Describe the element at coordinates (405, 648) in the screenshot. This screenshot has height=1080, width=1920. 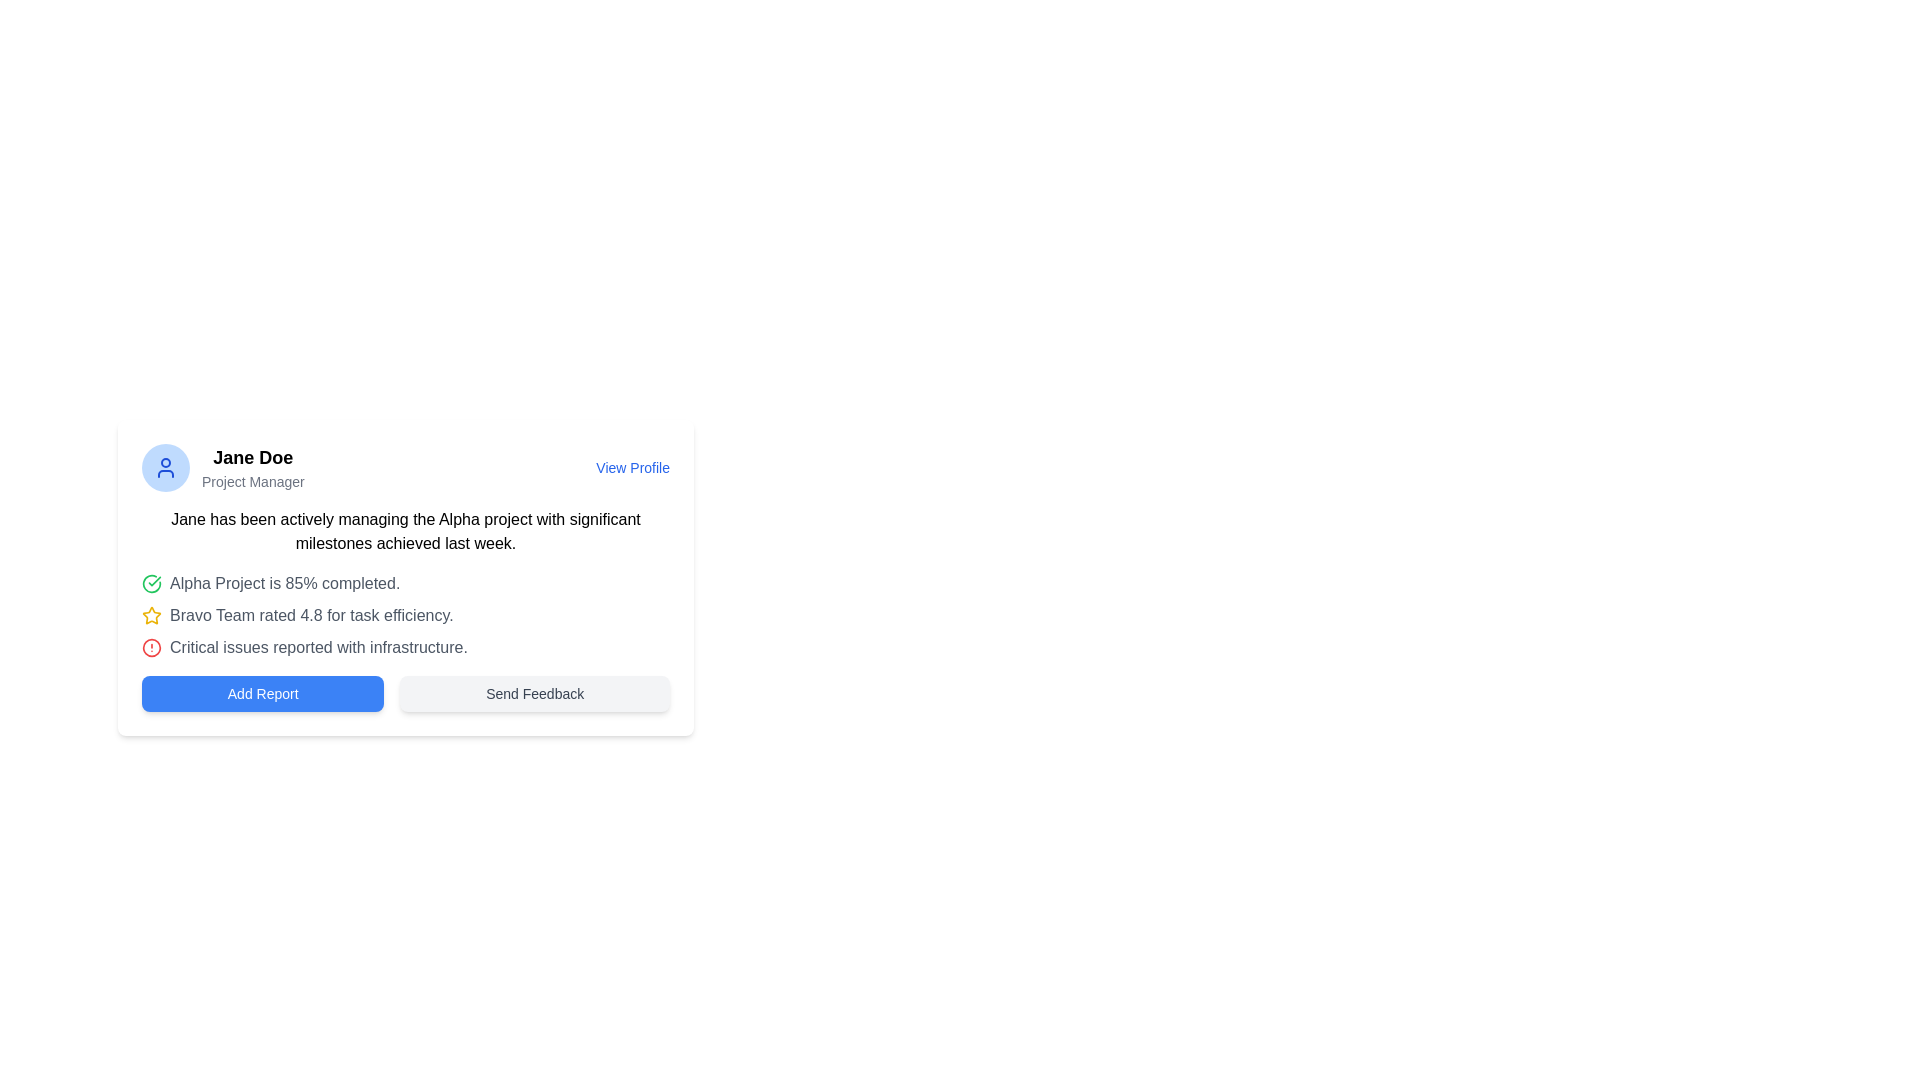
I see `informational text element that displays a red warning icon followed by the text 'Critical issues reported with infrastructure.'` at that location.